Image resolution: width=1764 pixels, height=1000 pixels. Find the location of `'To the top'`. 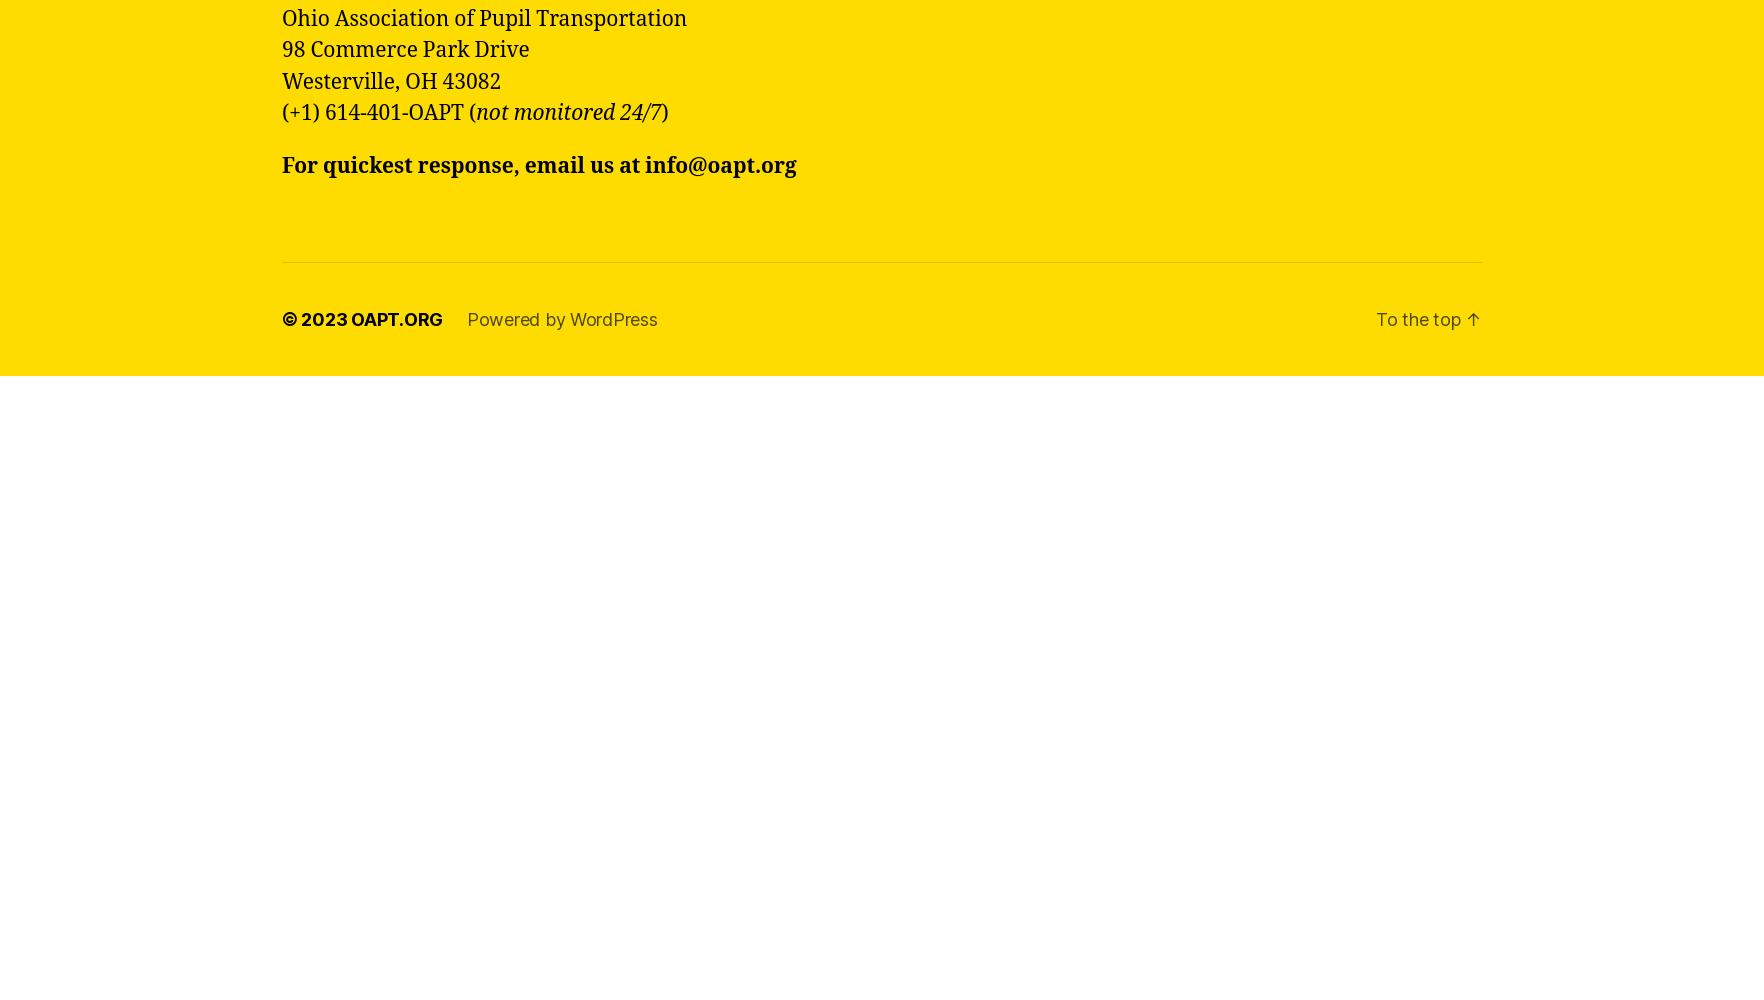

'To the top' is located at coordinates (1420, 318).